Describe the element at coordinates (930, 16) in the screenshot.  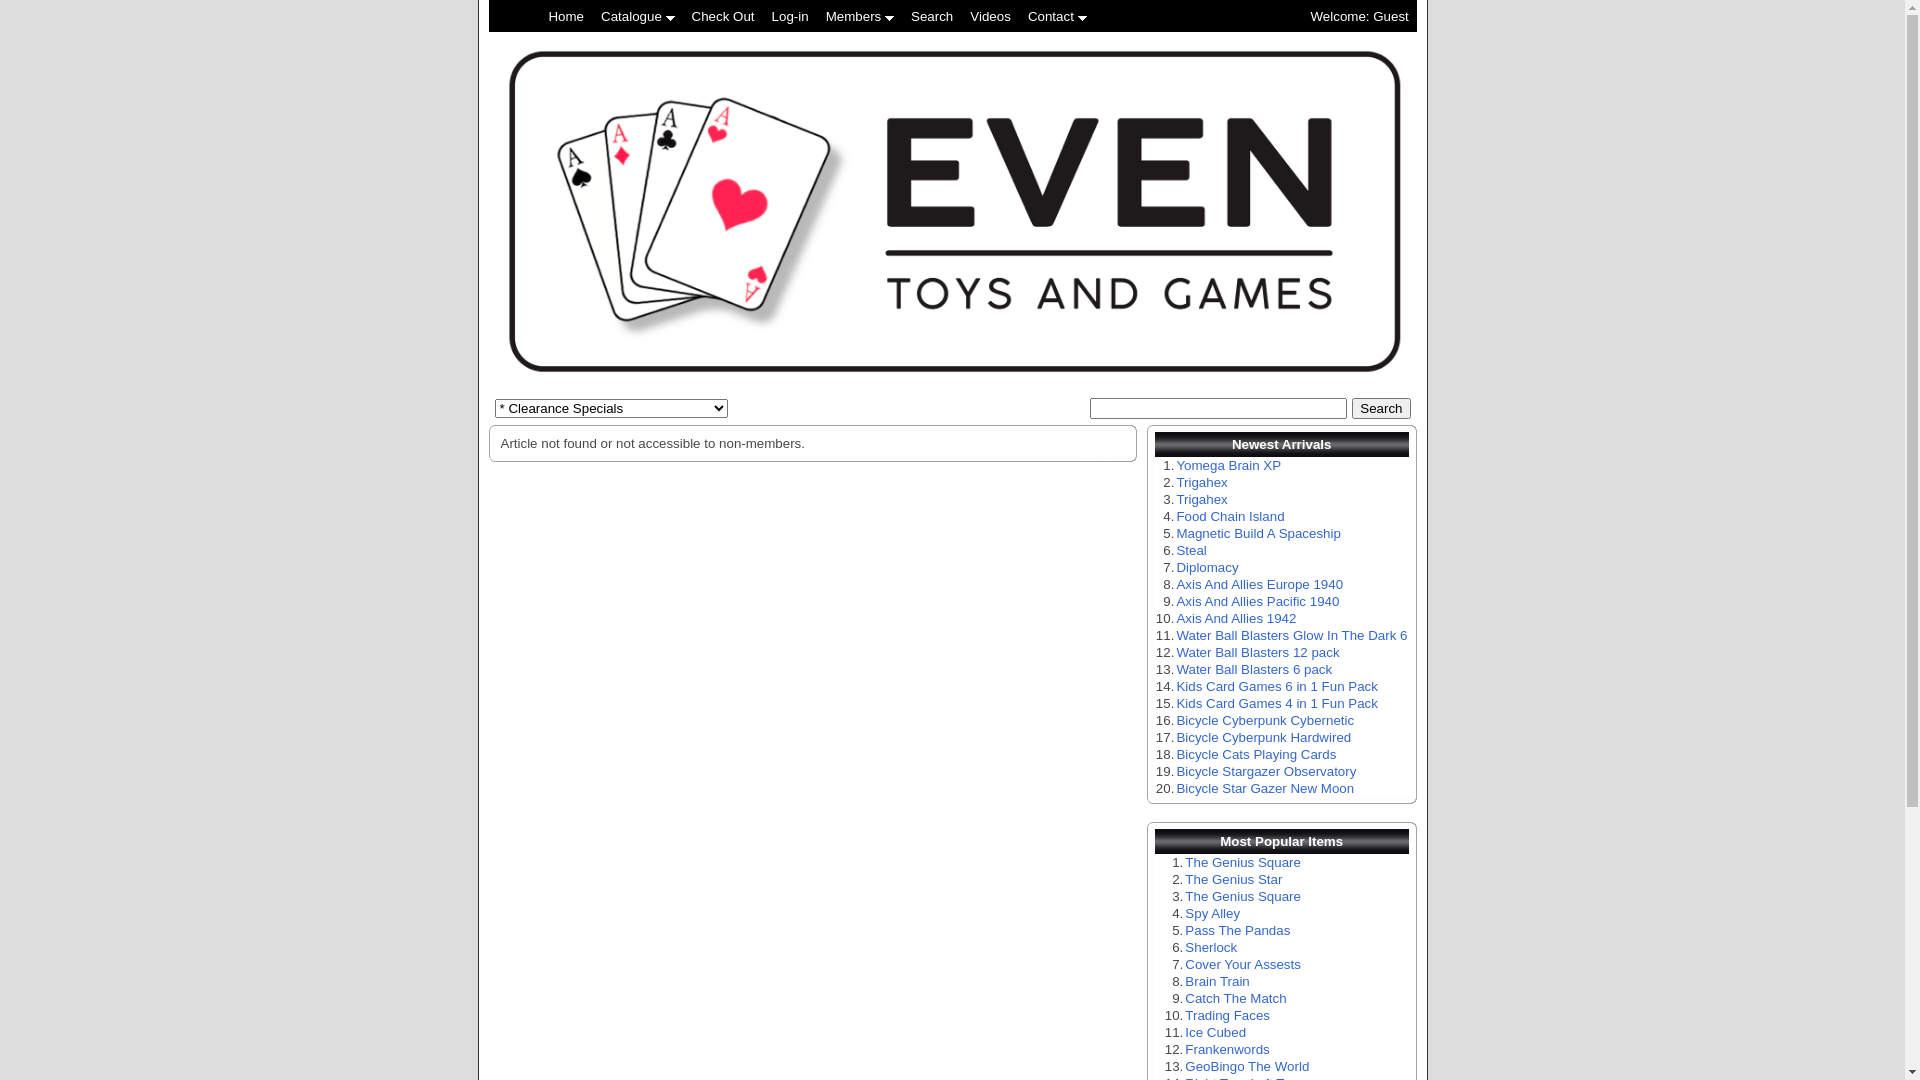
I see `'Search'` at that location.